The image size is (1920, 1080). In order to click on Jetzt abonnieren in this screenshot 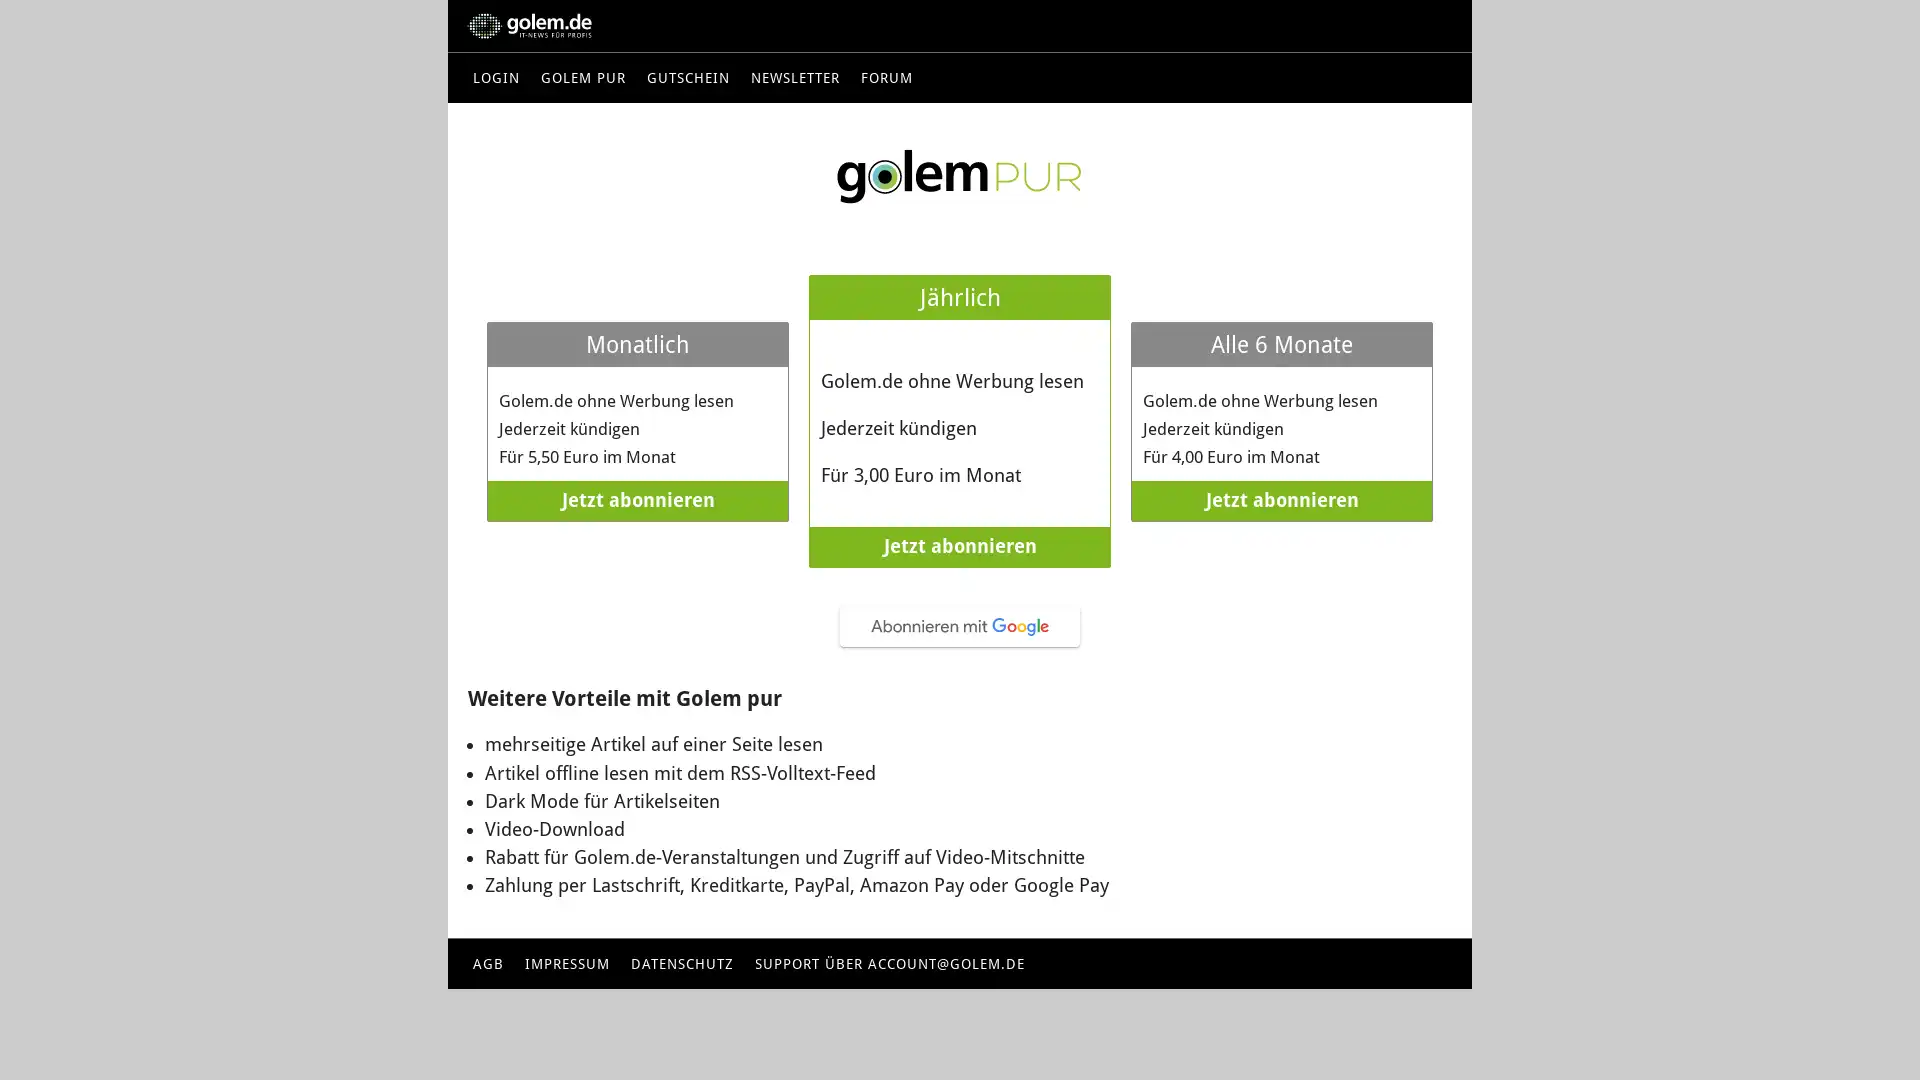, I will do `click(637, 500)`.